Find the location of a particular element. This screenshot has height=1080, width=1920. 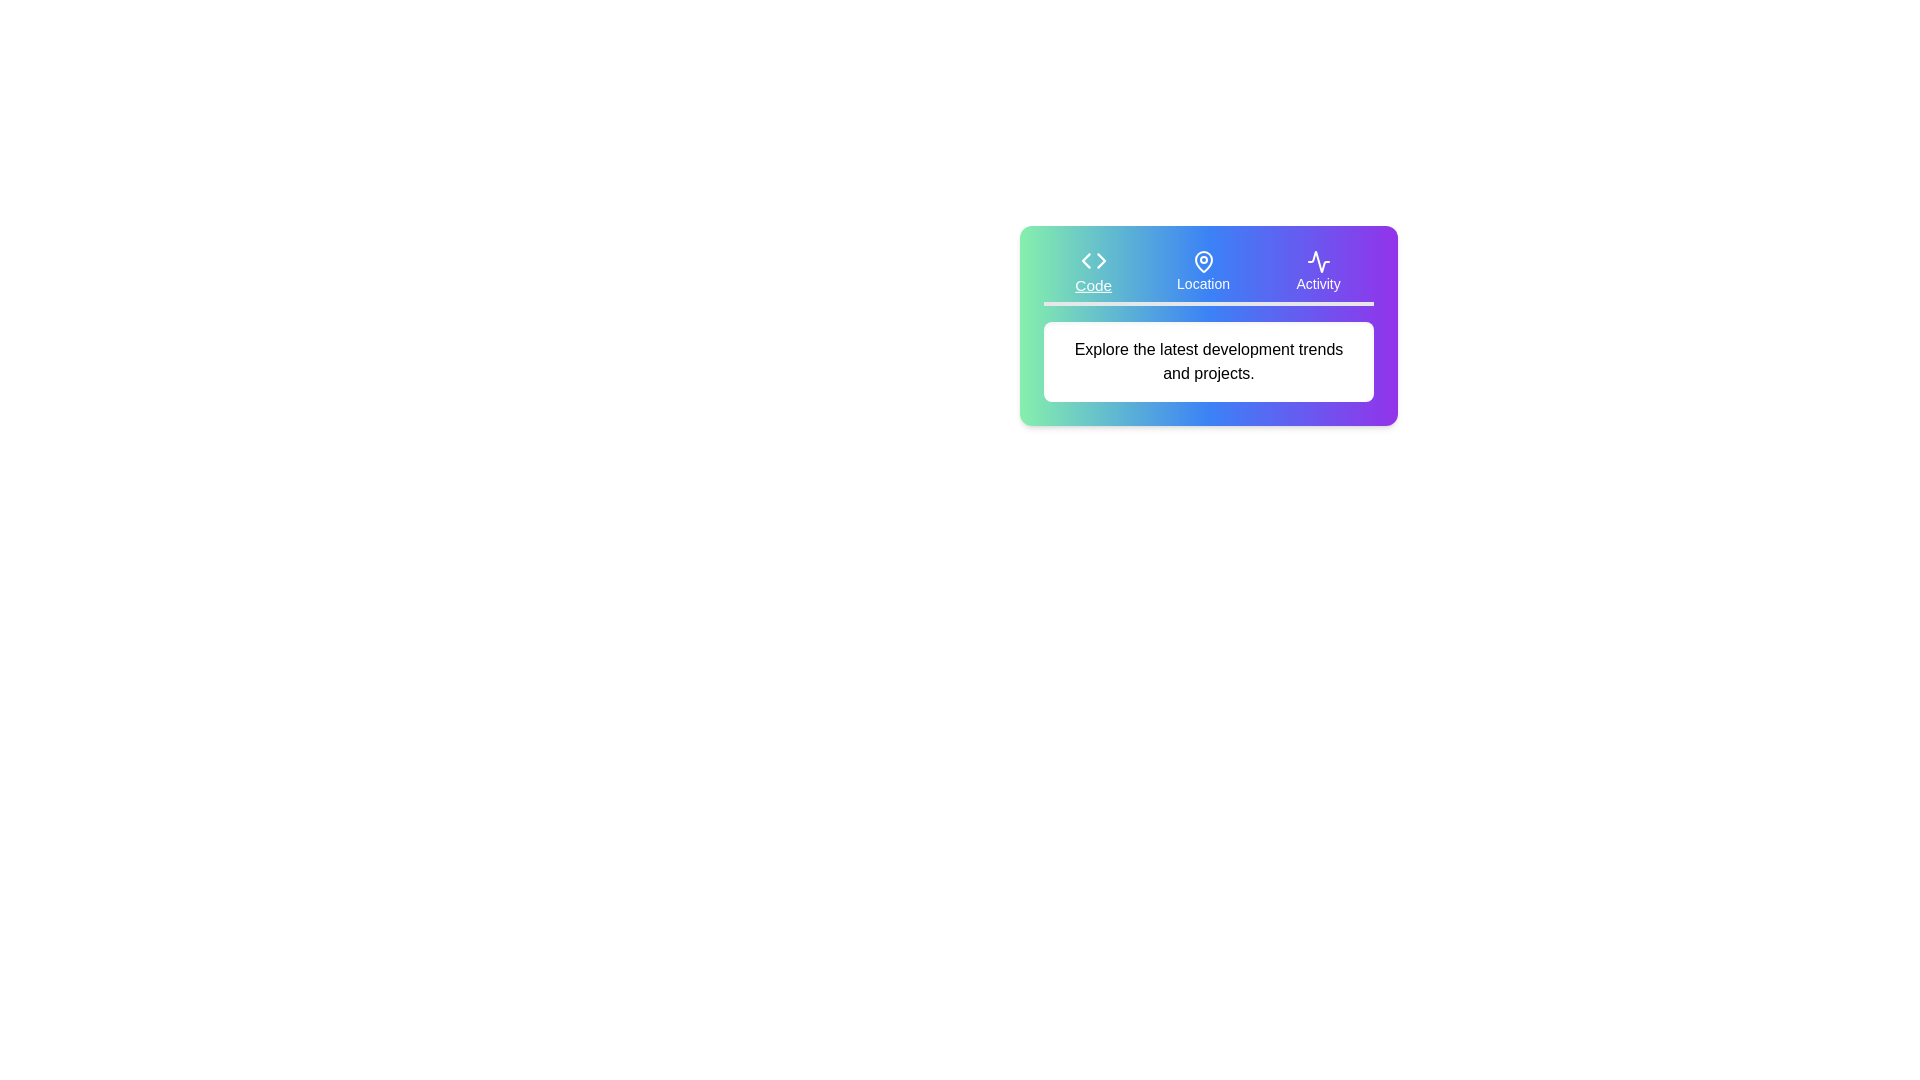

the Location tab by clicking on its icon or label is located at coordinates (1202, 272).